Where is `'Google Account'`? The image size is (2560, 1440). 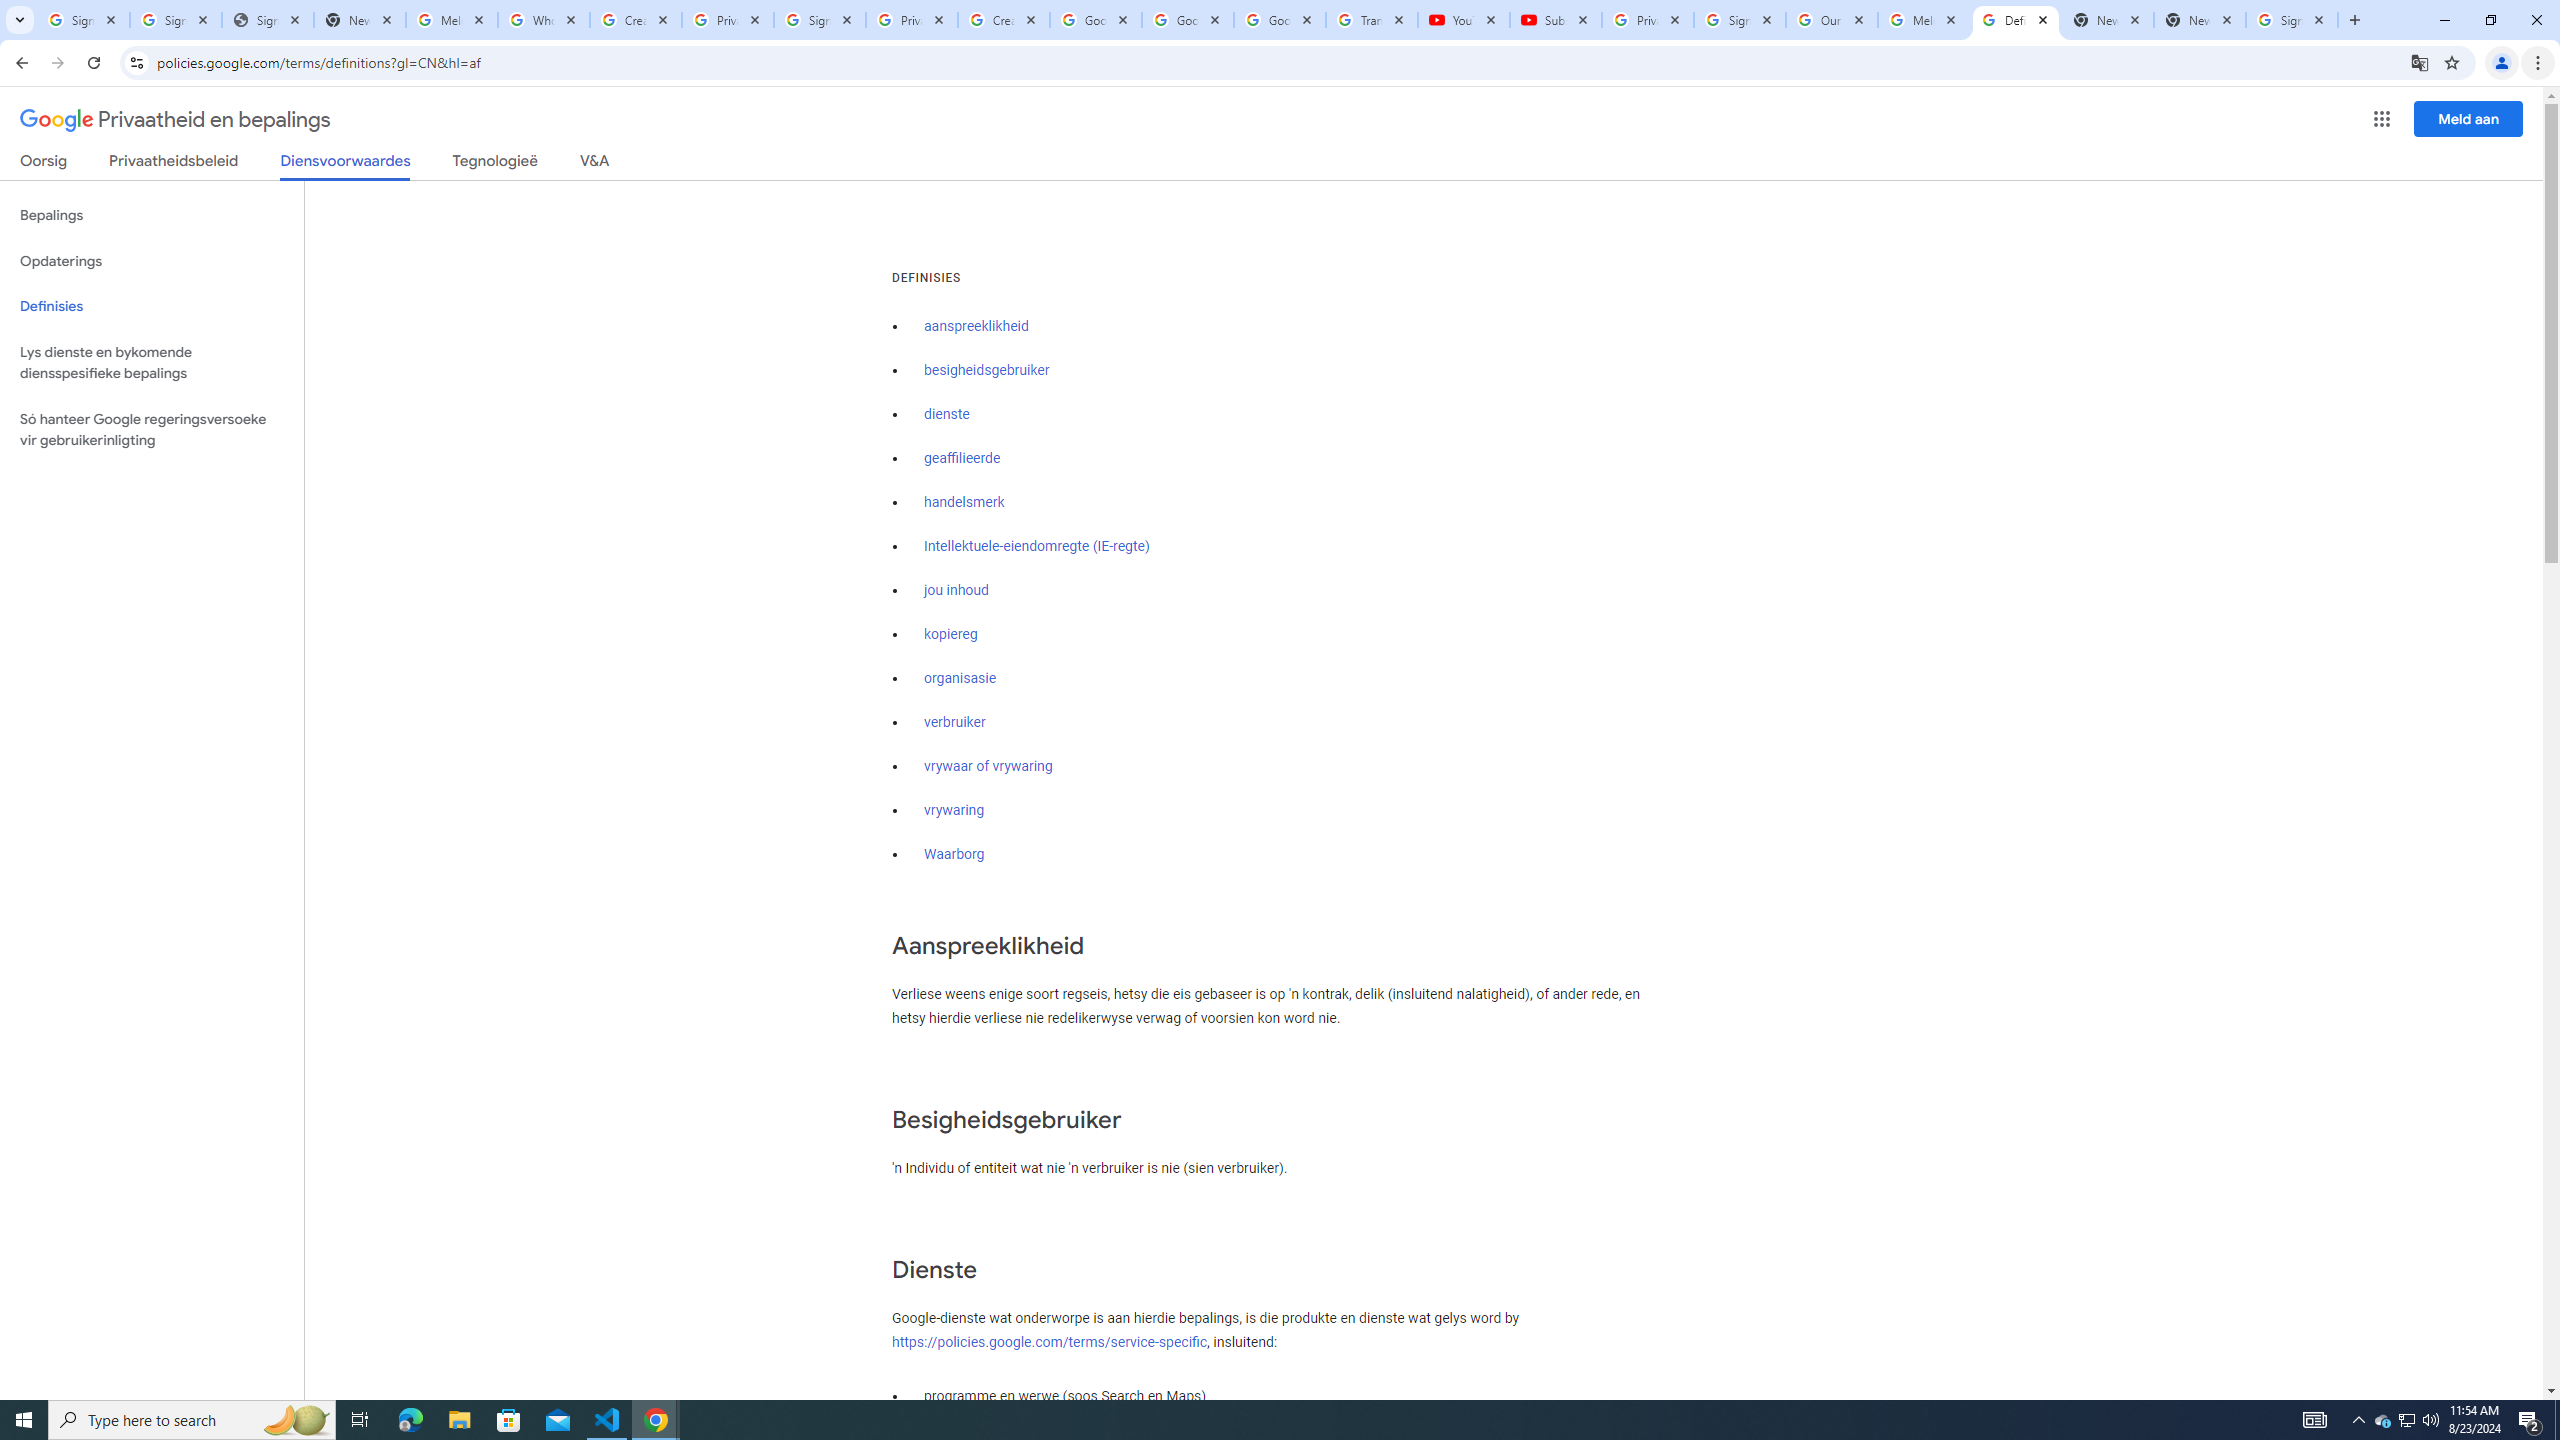 'Google Account' is located at coordinates (1280, 19).